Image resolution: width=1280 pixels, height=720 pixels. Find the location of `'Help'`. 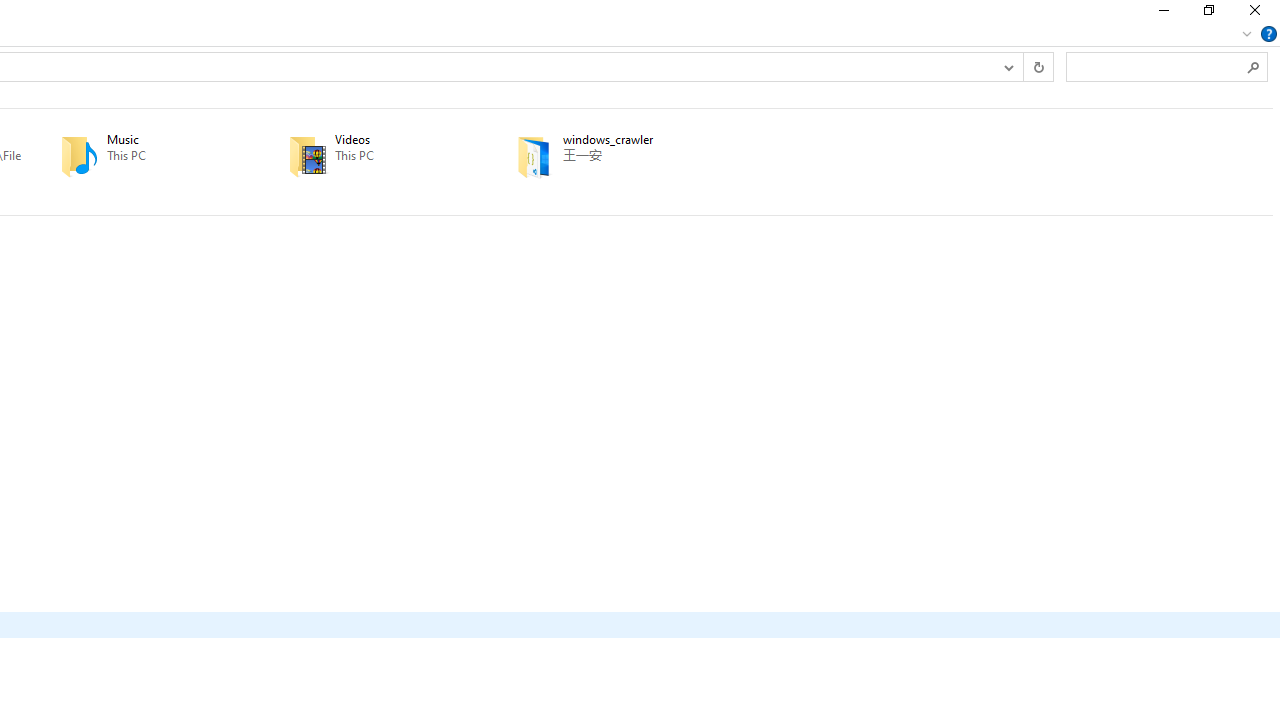

'Help' is located at coordinates (1268, 33).